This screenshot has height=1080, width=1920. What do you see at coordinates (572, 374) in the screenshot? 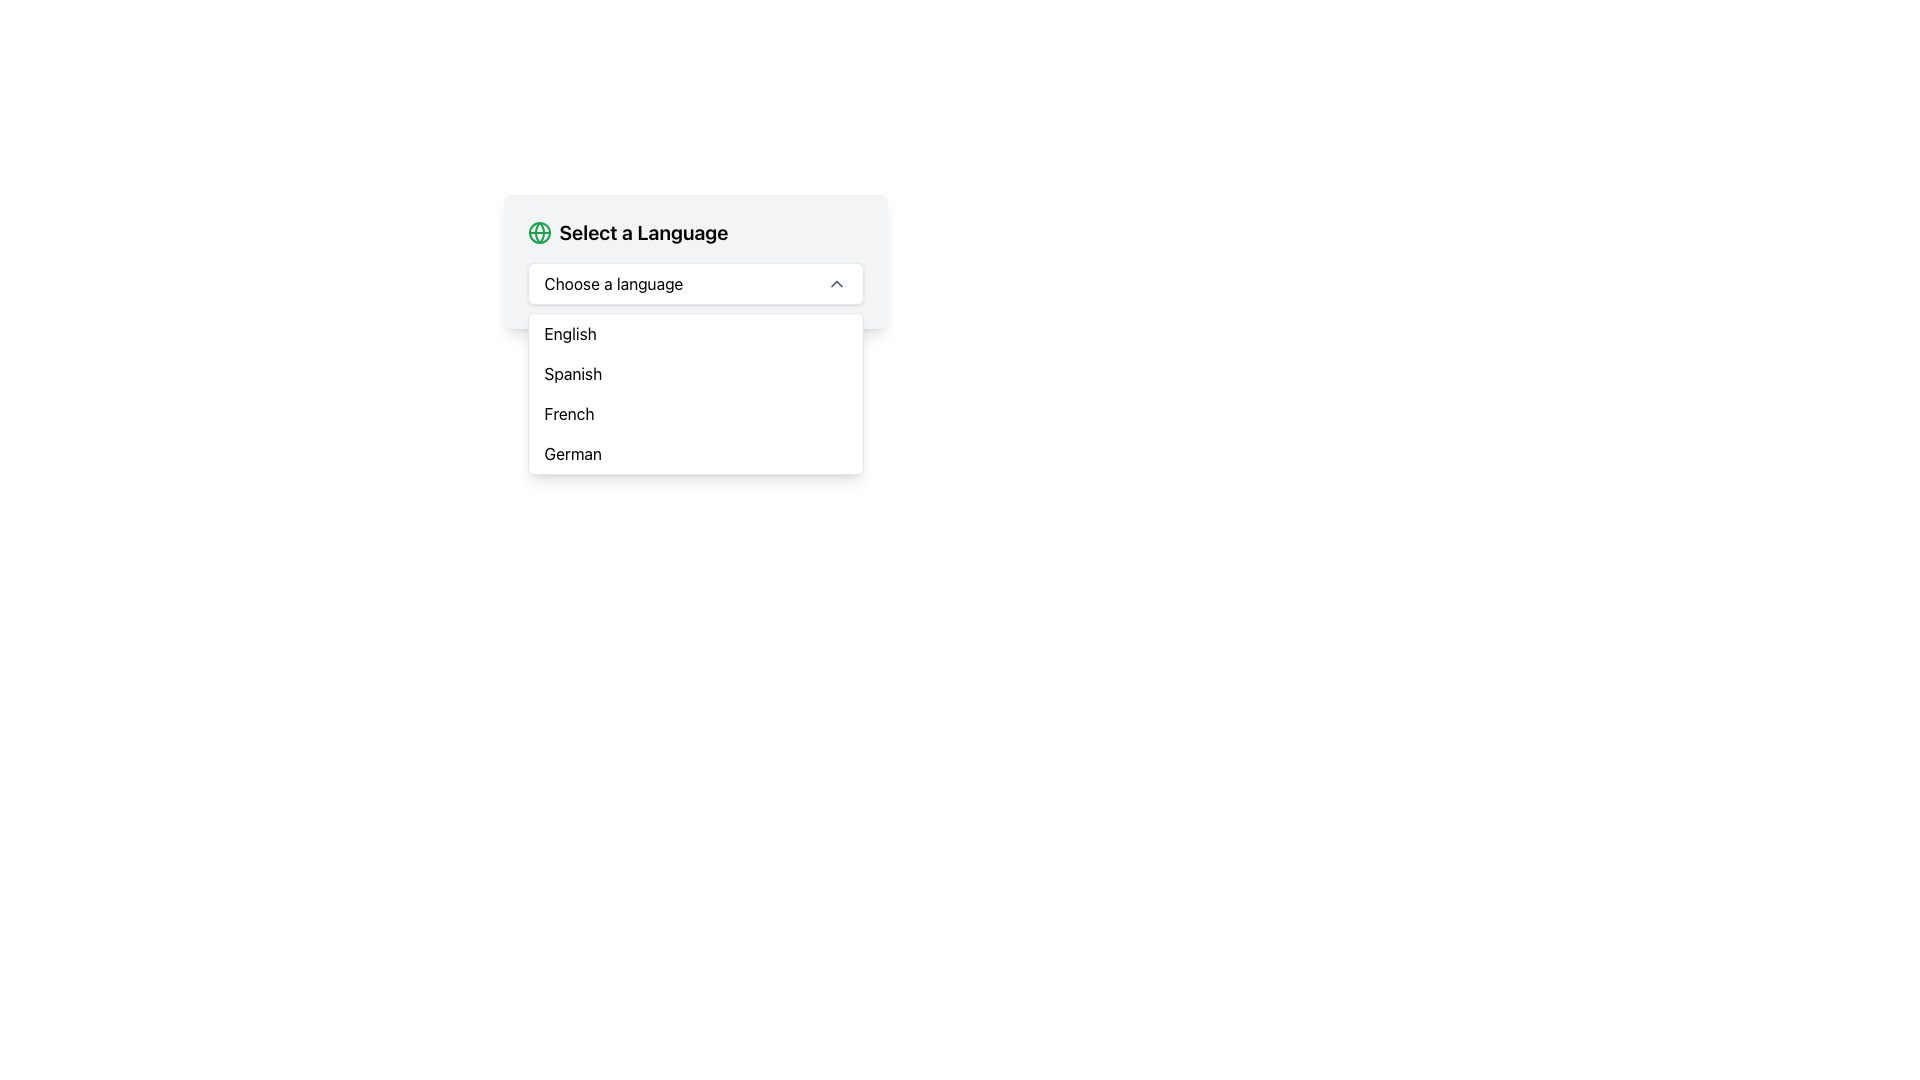
I see `the 'Spanish' text label in the dropdown menu` at bounding box center [572, 374].